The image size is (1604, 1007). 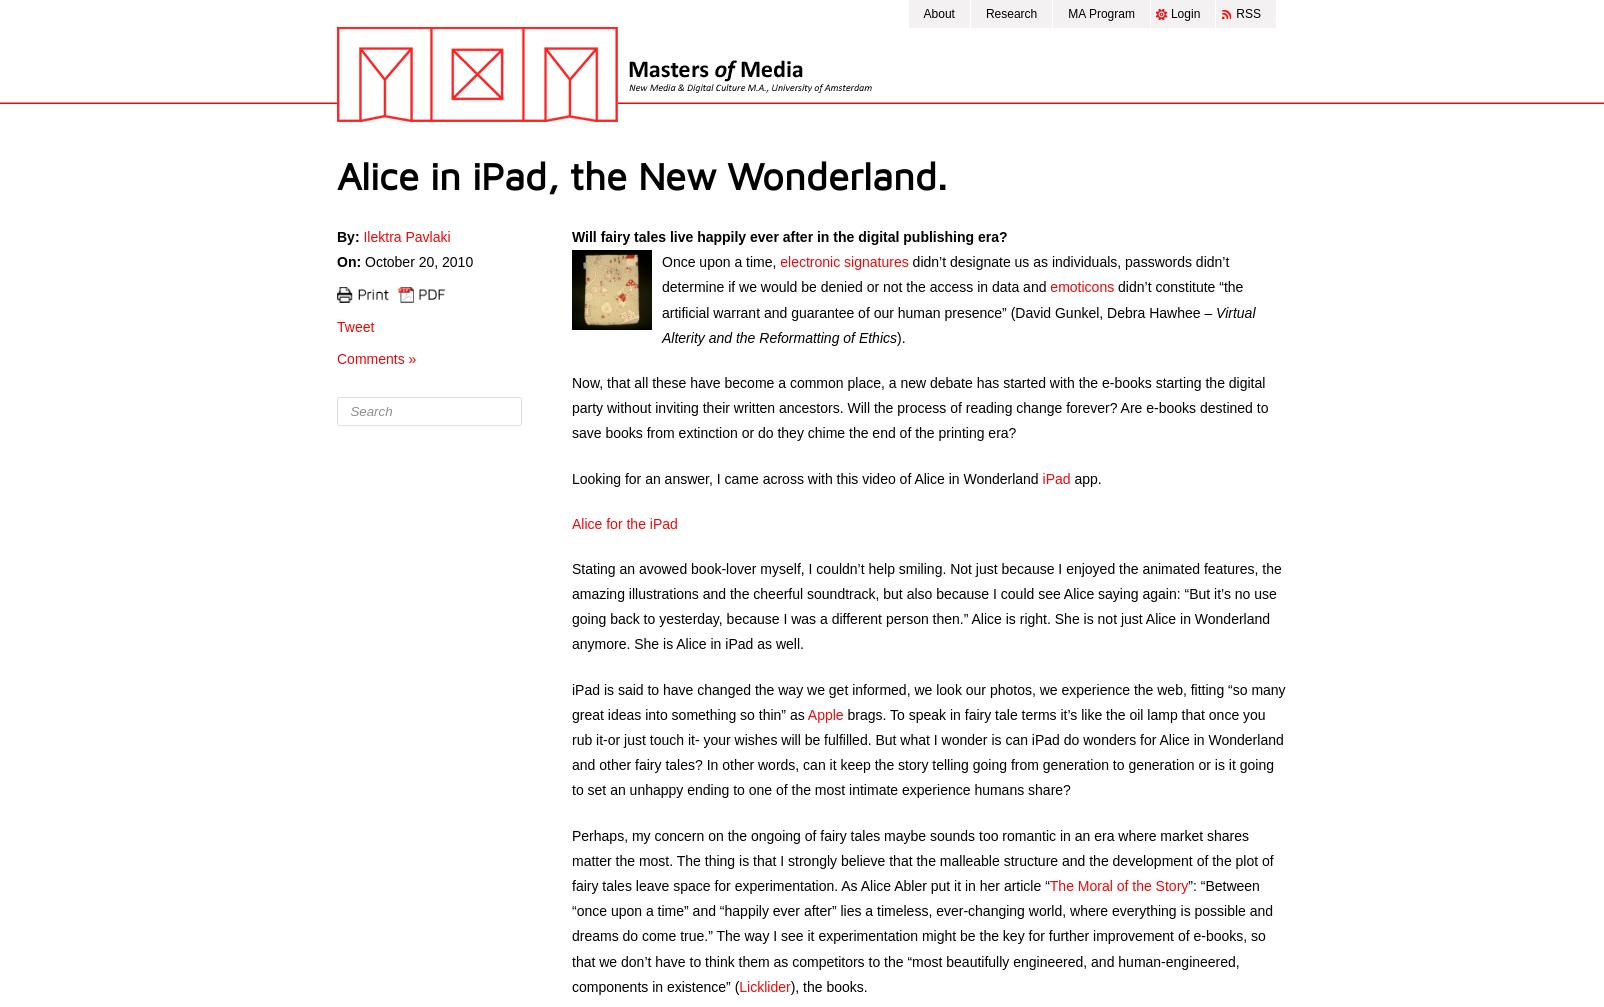 What do you see at coordinates (640, 175) in the screenshot?
I see `'Alice in iPad, the New Wonderland.'` at bounding box center [640, 175].